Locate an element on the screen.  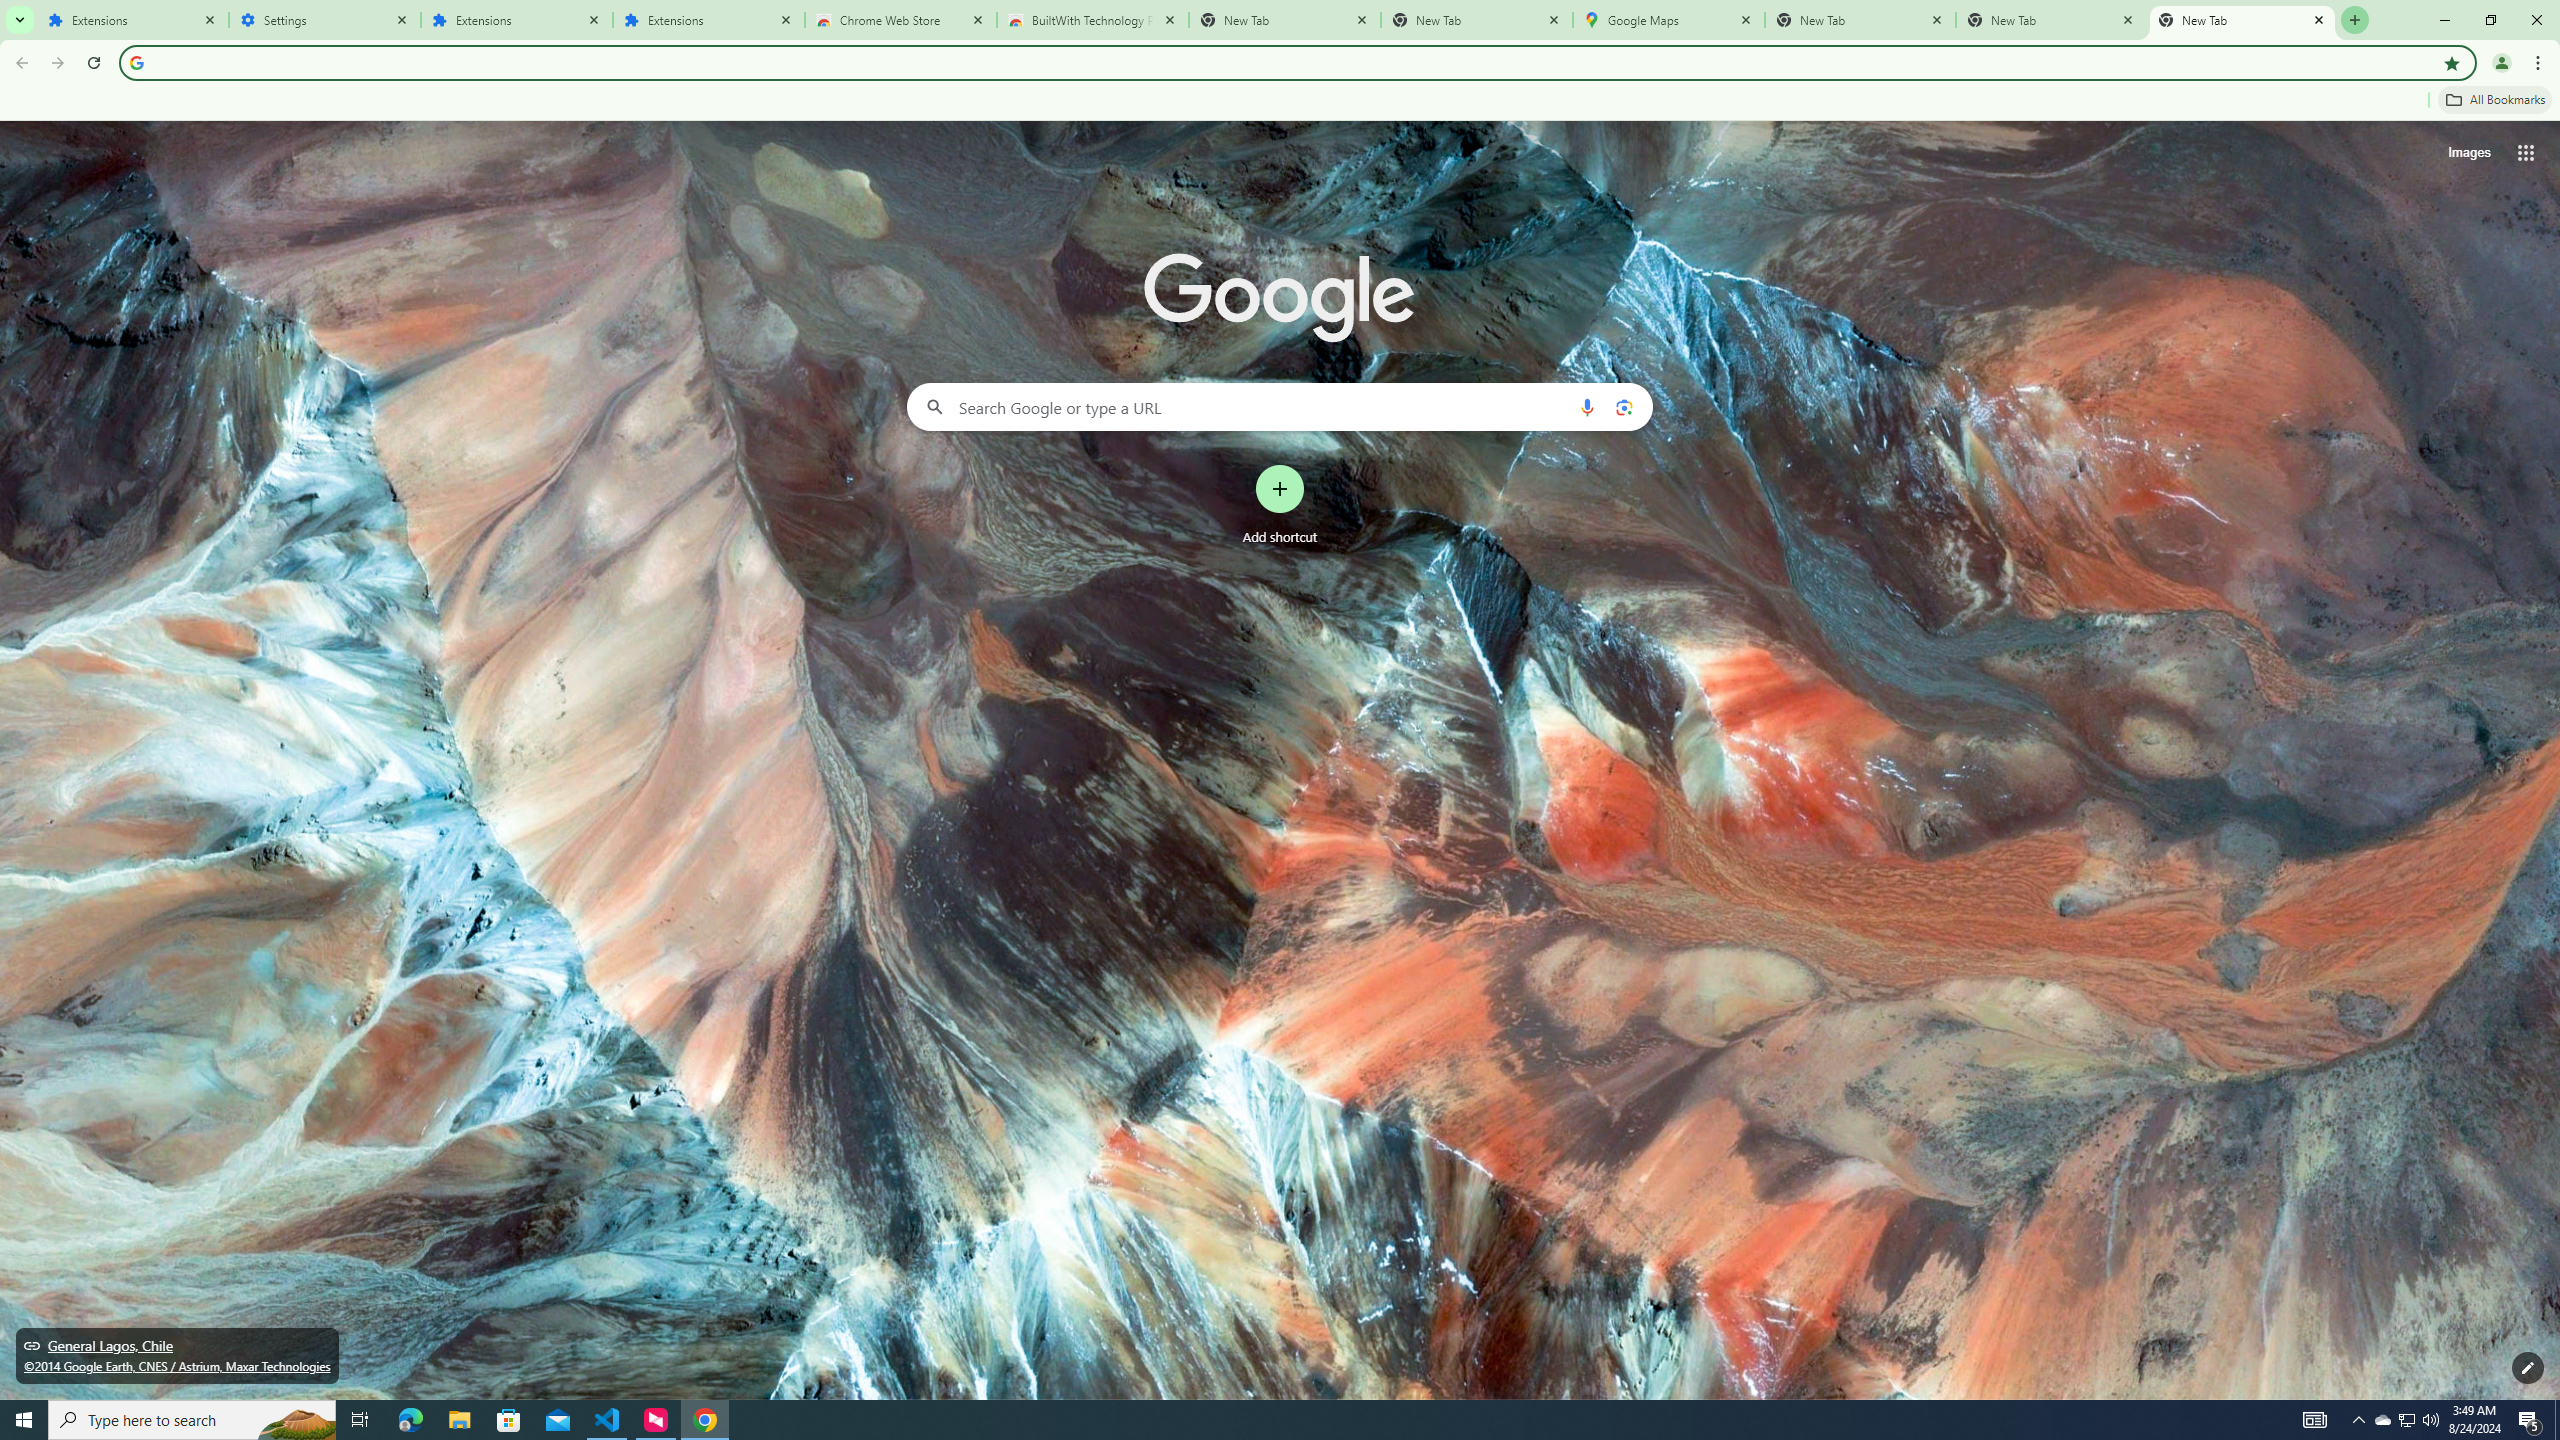
'New Tab' is located at coordinates (2242, 19).